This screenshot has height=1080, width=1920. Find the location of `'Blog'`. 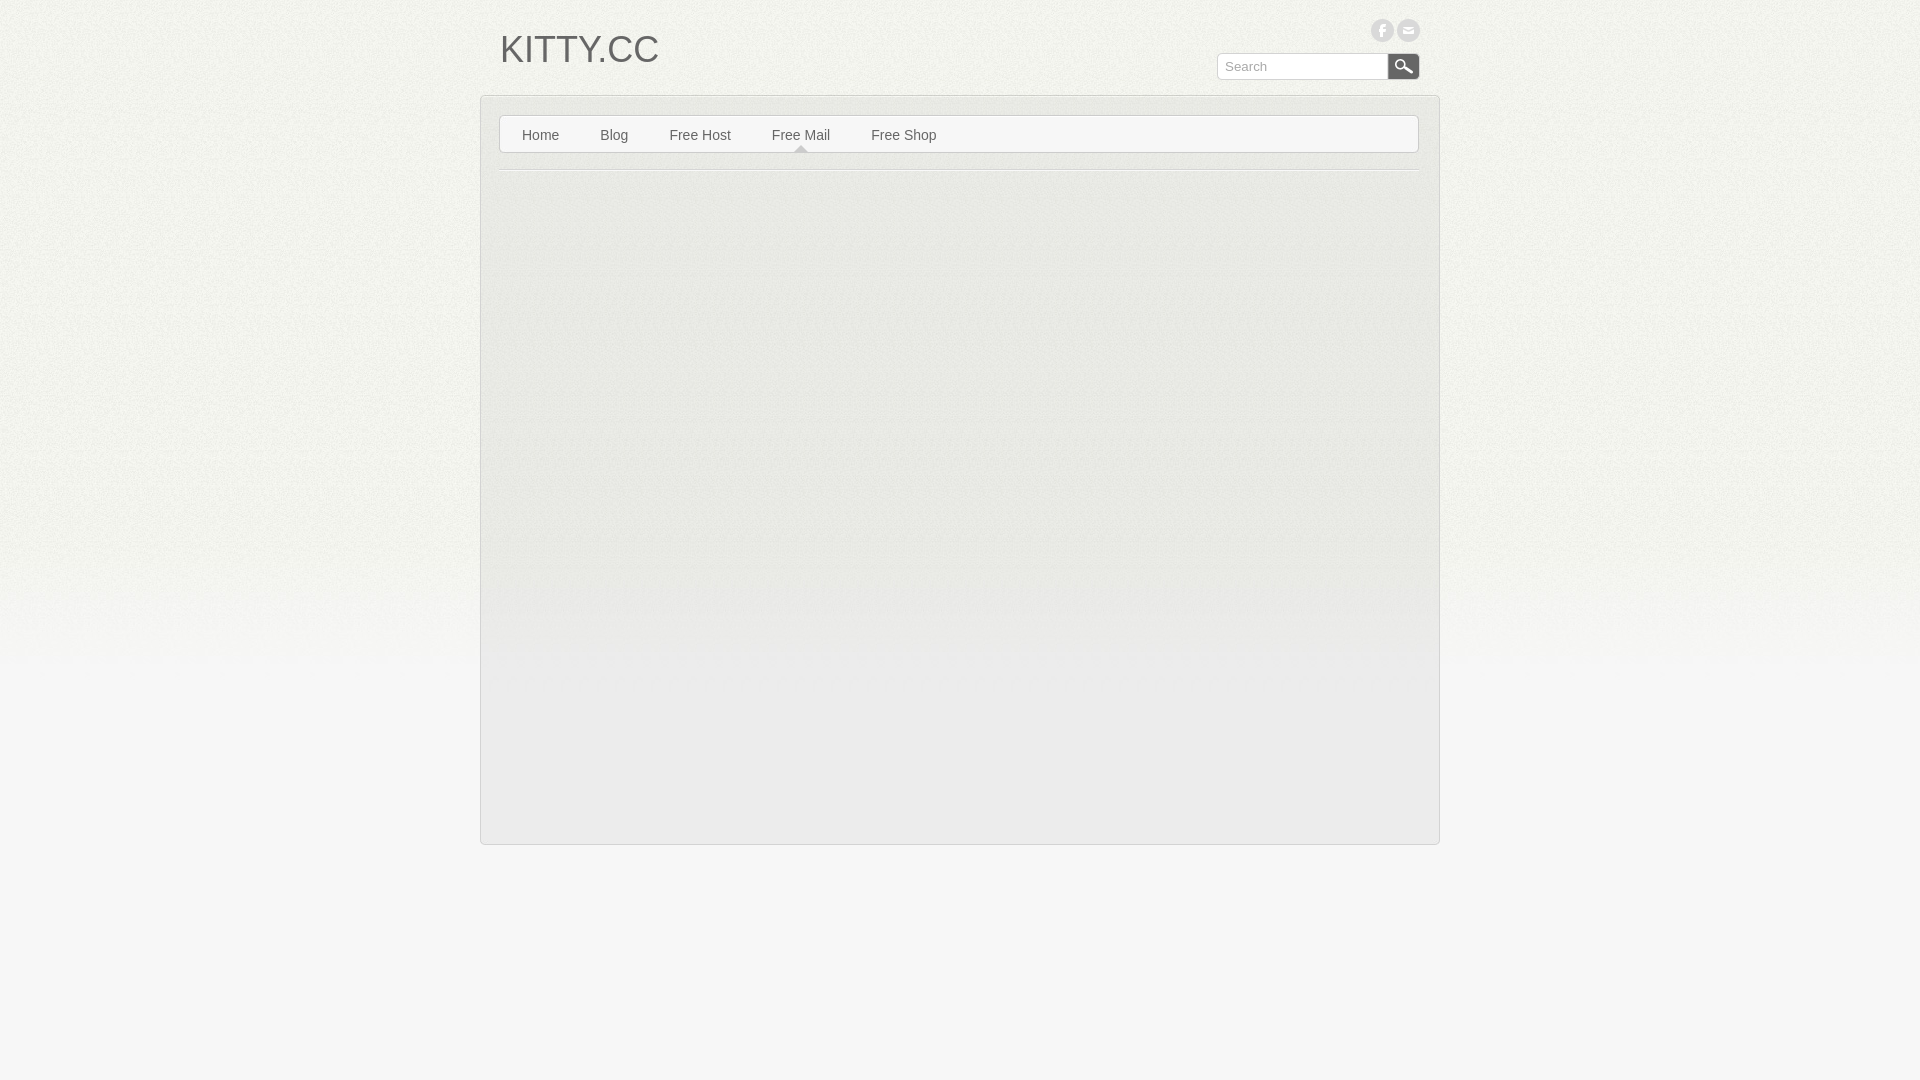

'Blog' is located at coordinates (613, 133).